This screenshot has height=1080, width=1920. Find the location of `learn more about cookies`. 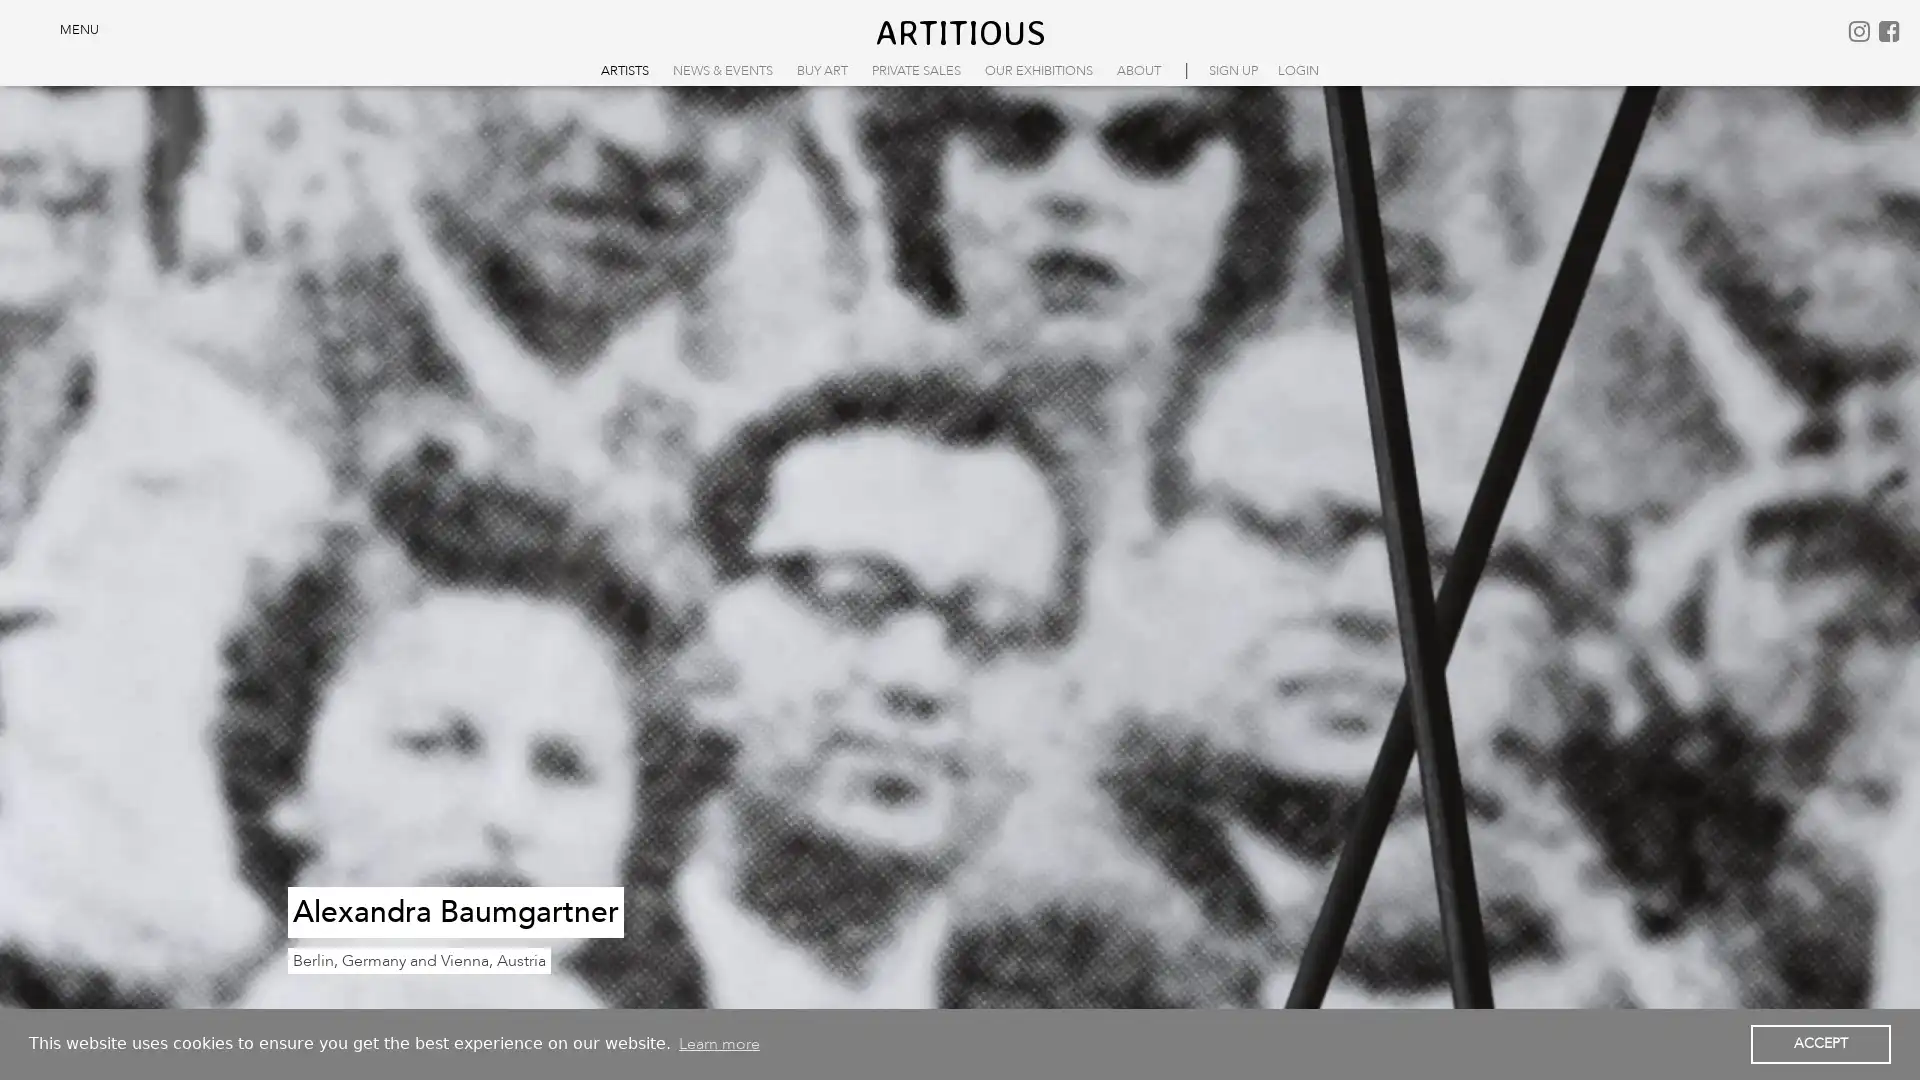

learn more about cookies is located at coordinates (719, 1043).